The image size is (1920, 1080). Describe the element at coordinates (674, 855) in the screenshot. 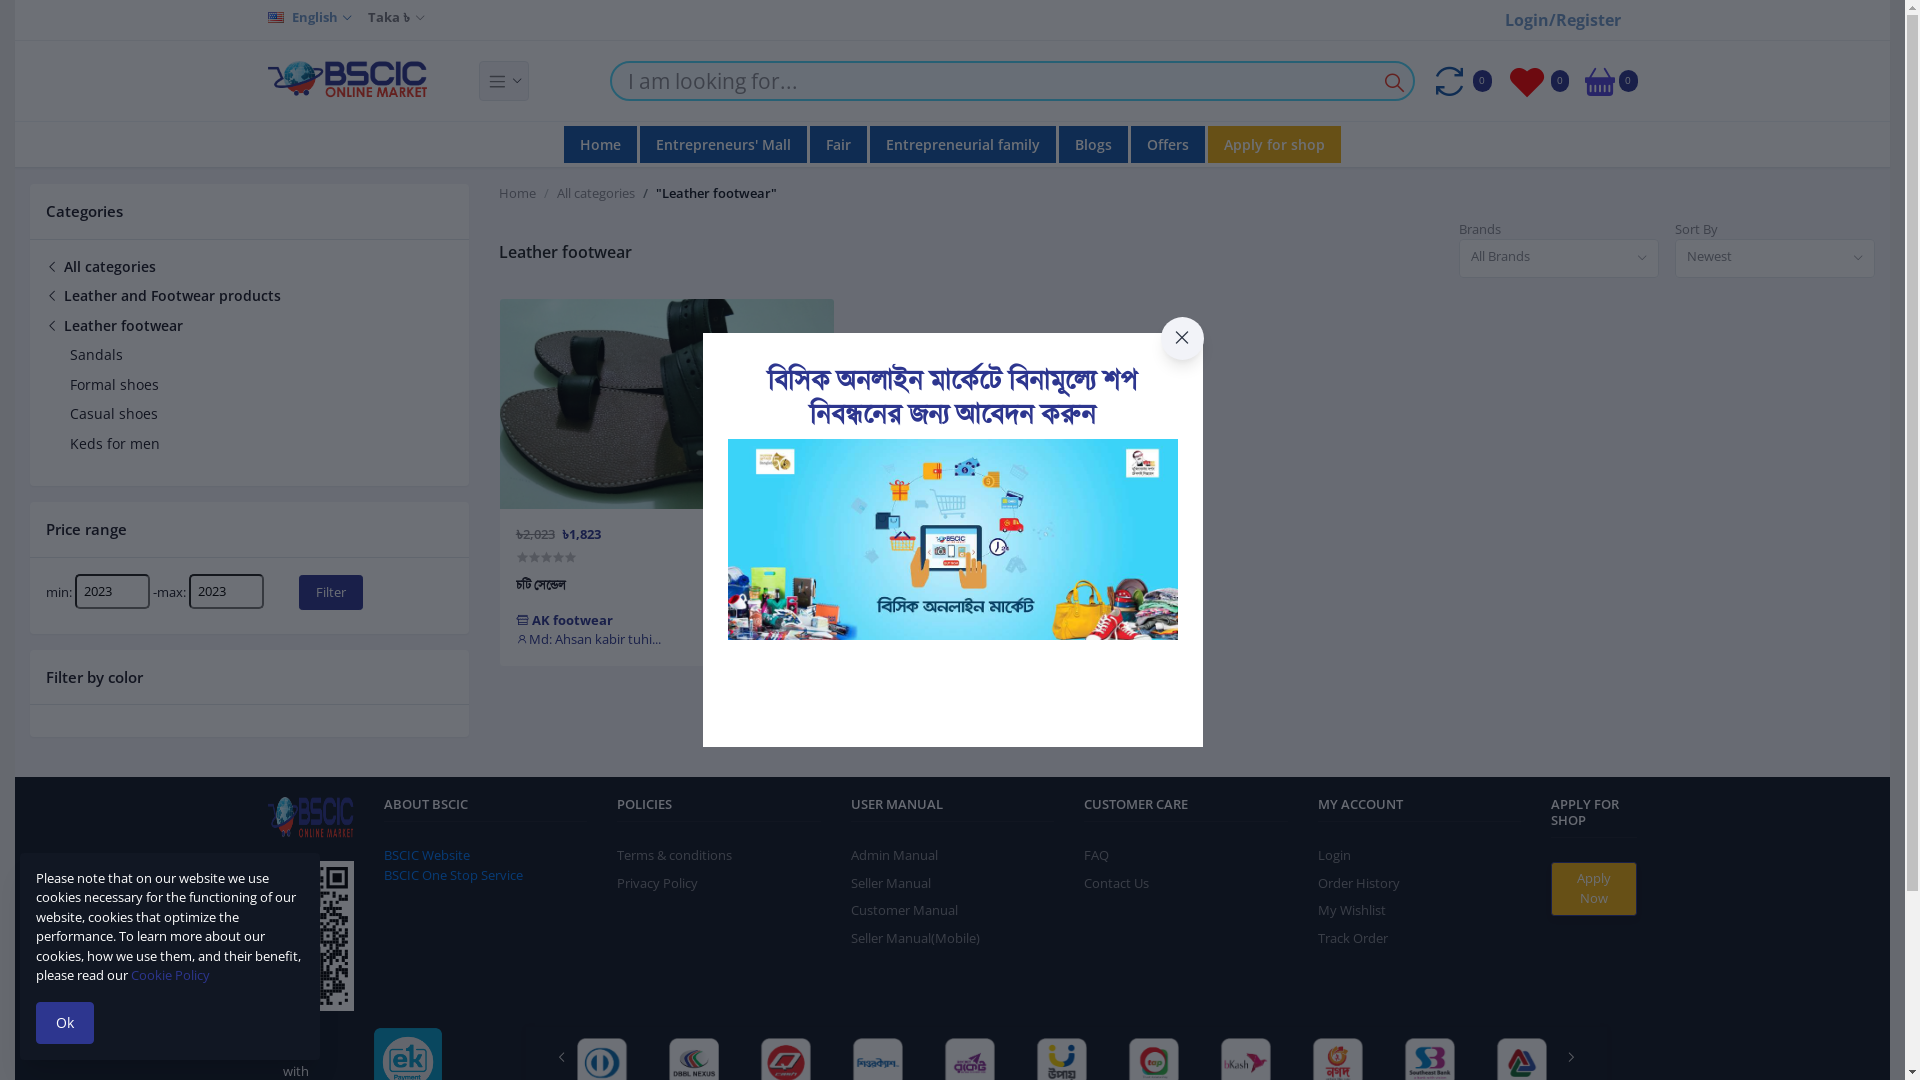

I see `'Terms & conditions'` at that location.